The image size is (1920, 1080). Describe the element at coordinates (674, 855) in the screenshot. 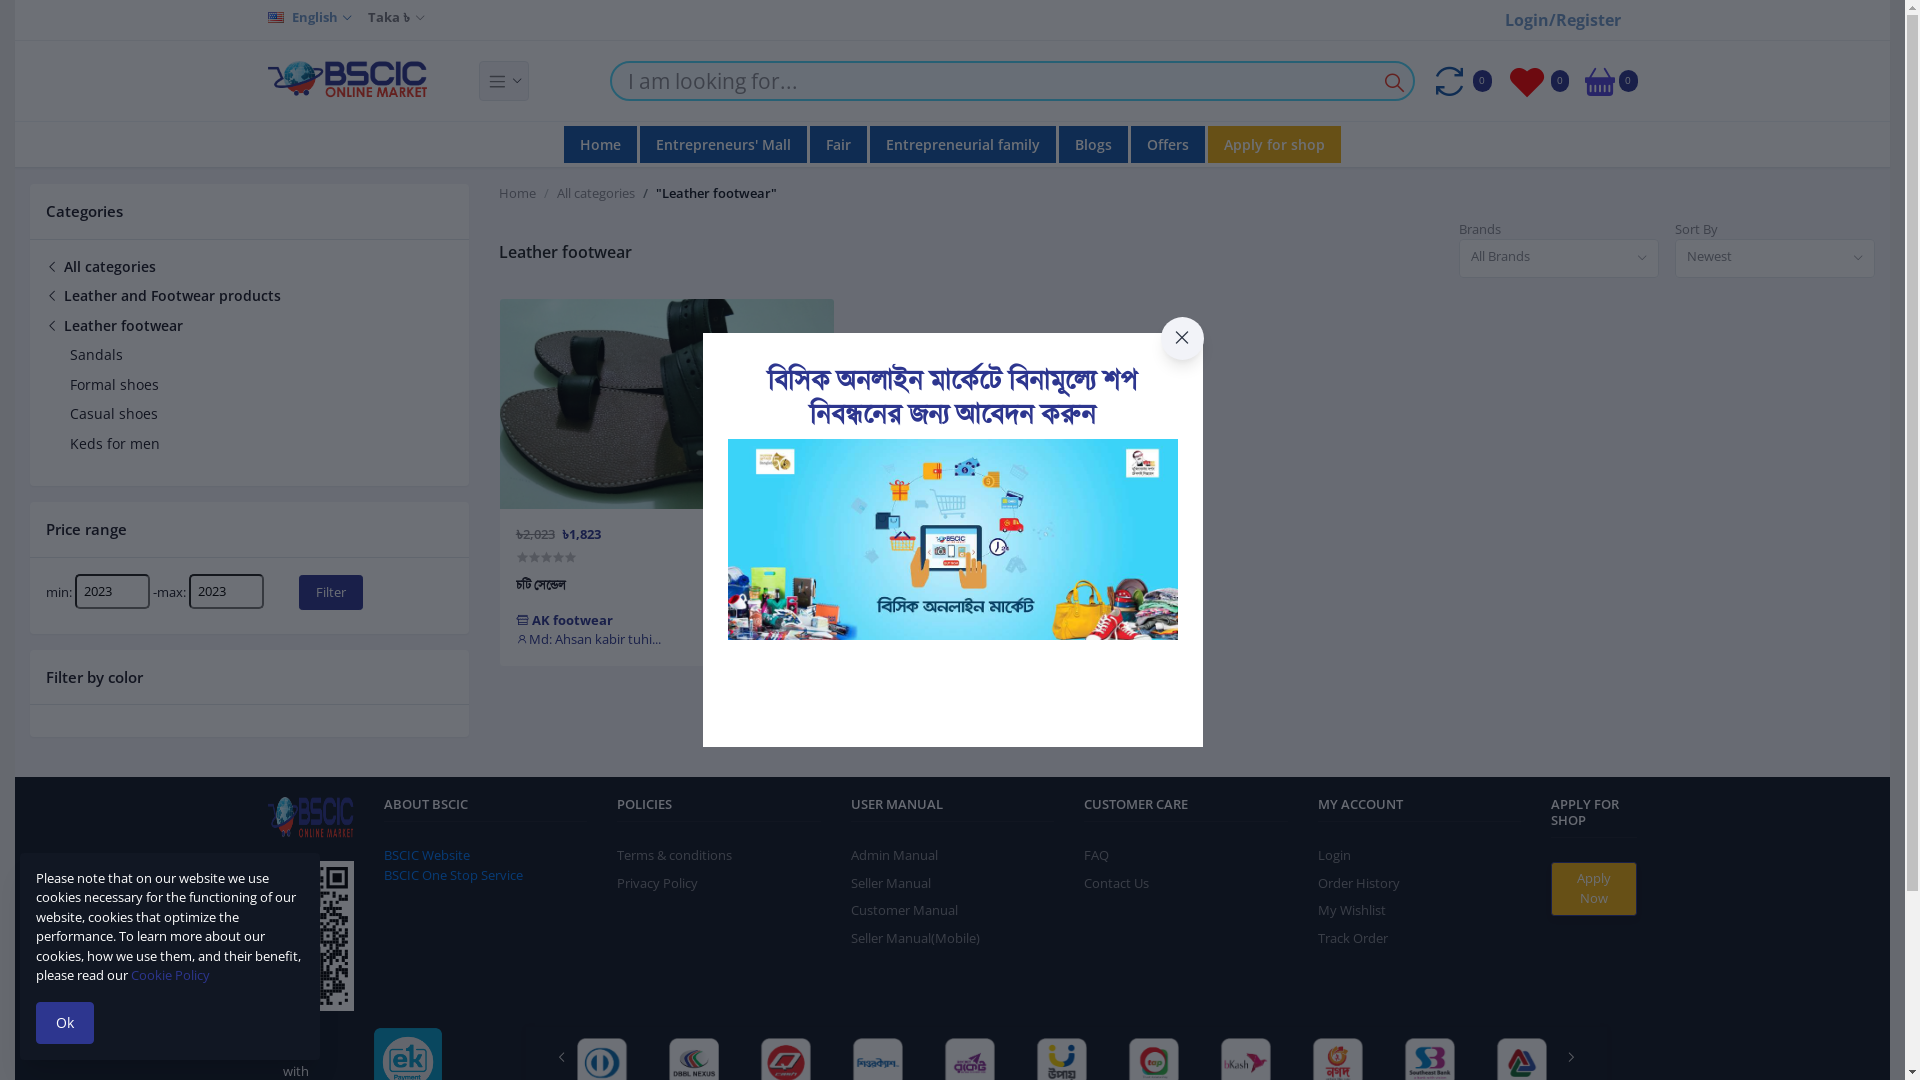

I see `'Terms & conditions'` at that location.